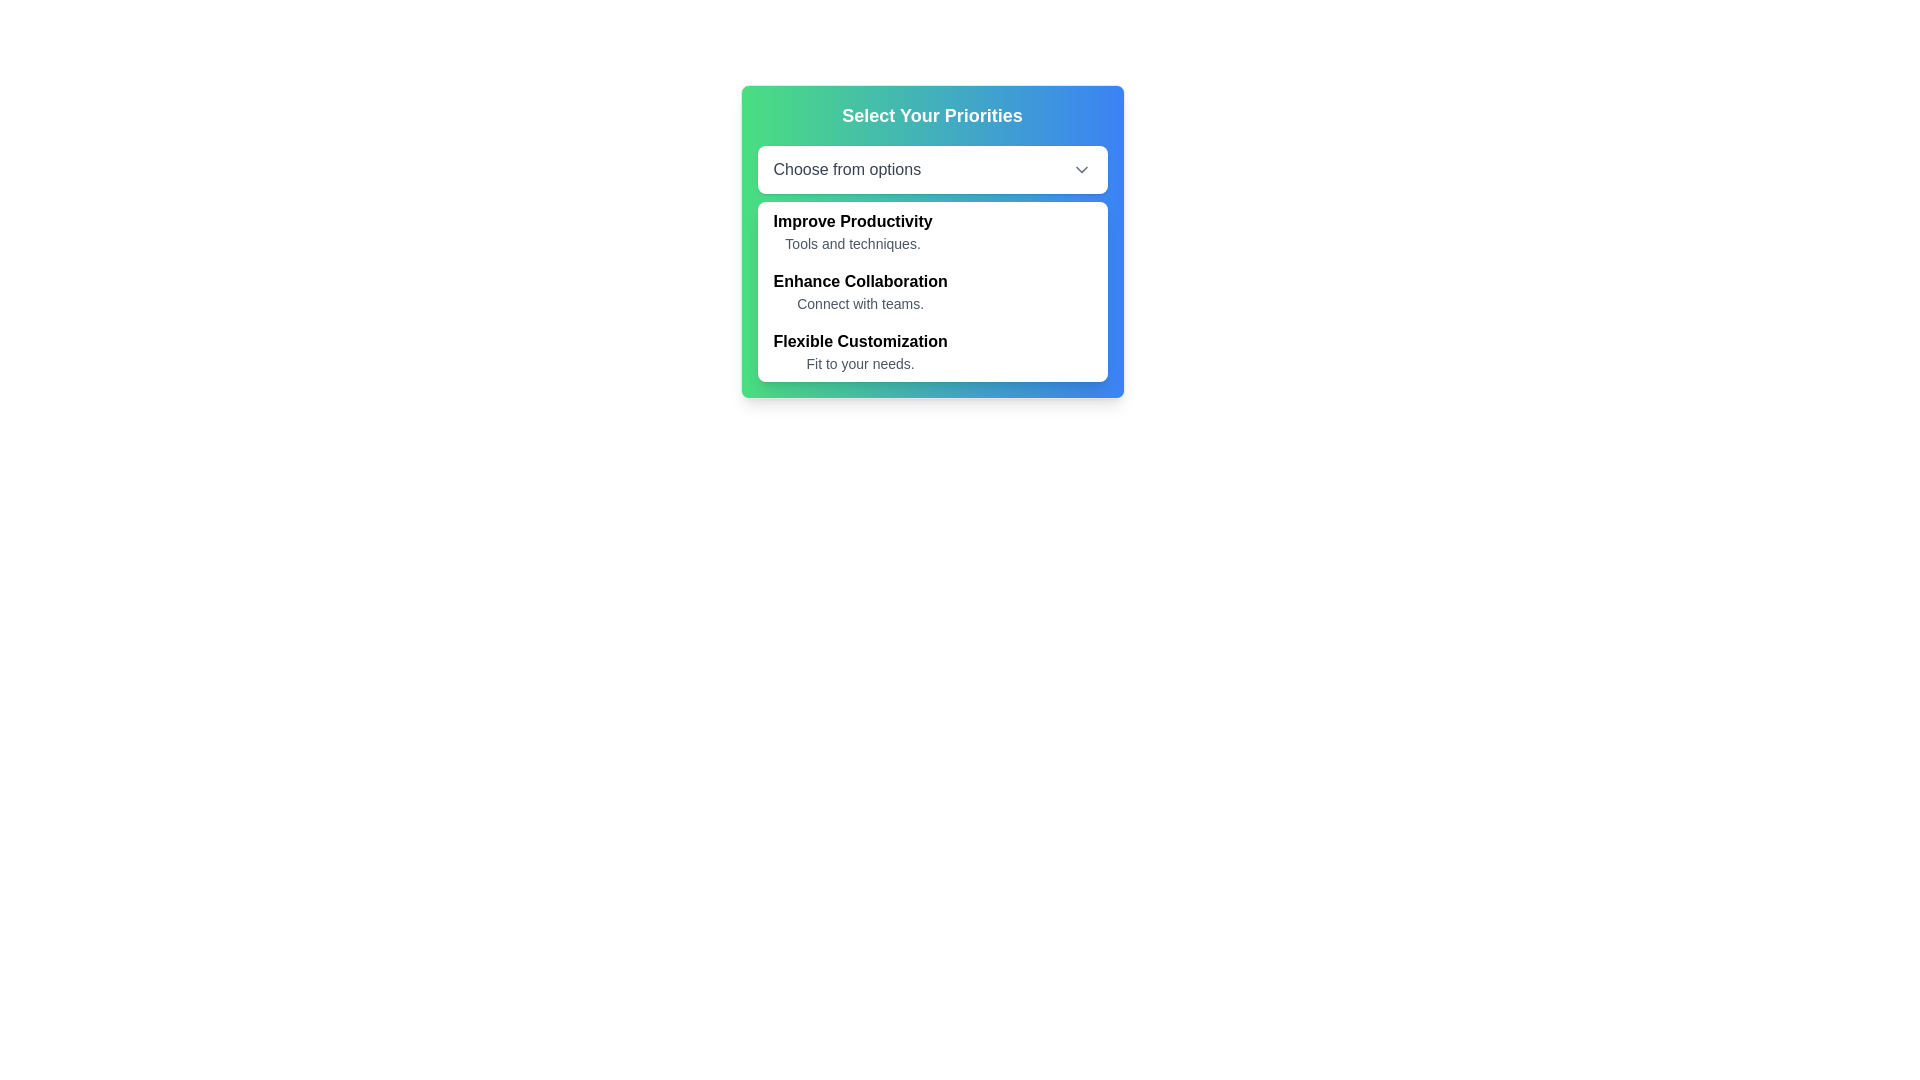  What do you see at coordinates (860, 350) in the screenshot?
I see `the text group titled 'Flexible Customization' with the description 'Fit to your needs'` at bounding box center [860, 350].